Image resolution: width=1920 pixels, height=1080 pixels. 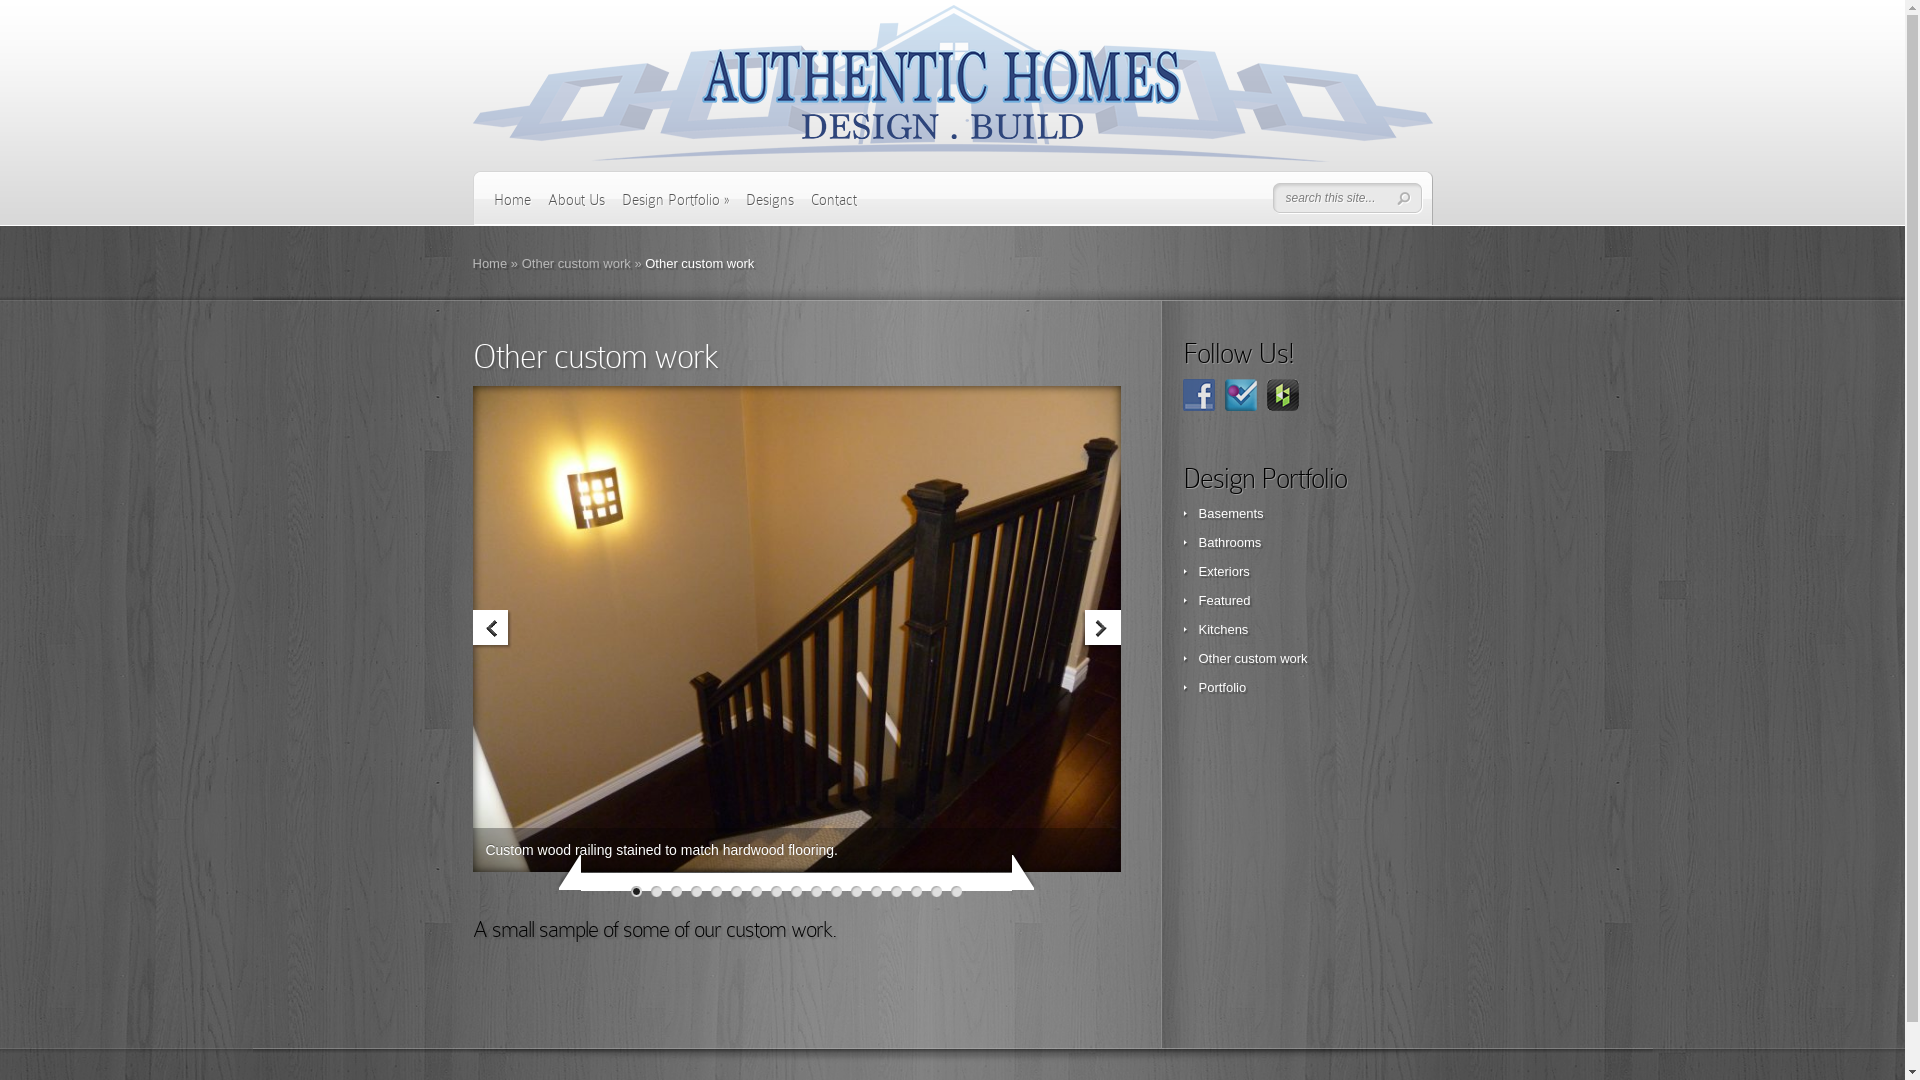 What do you see at coordinates (955, 890) in the screenshot?
I see `'17'` at bounding box center [955, 890].